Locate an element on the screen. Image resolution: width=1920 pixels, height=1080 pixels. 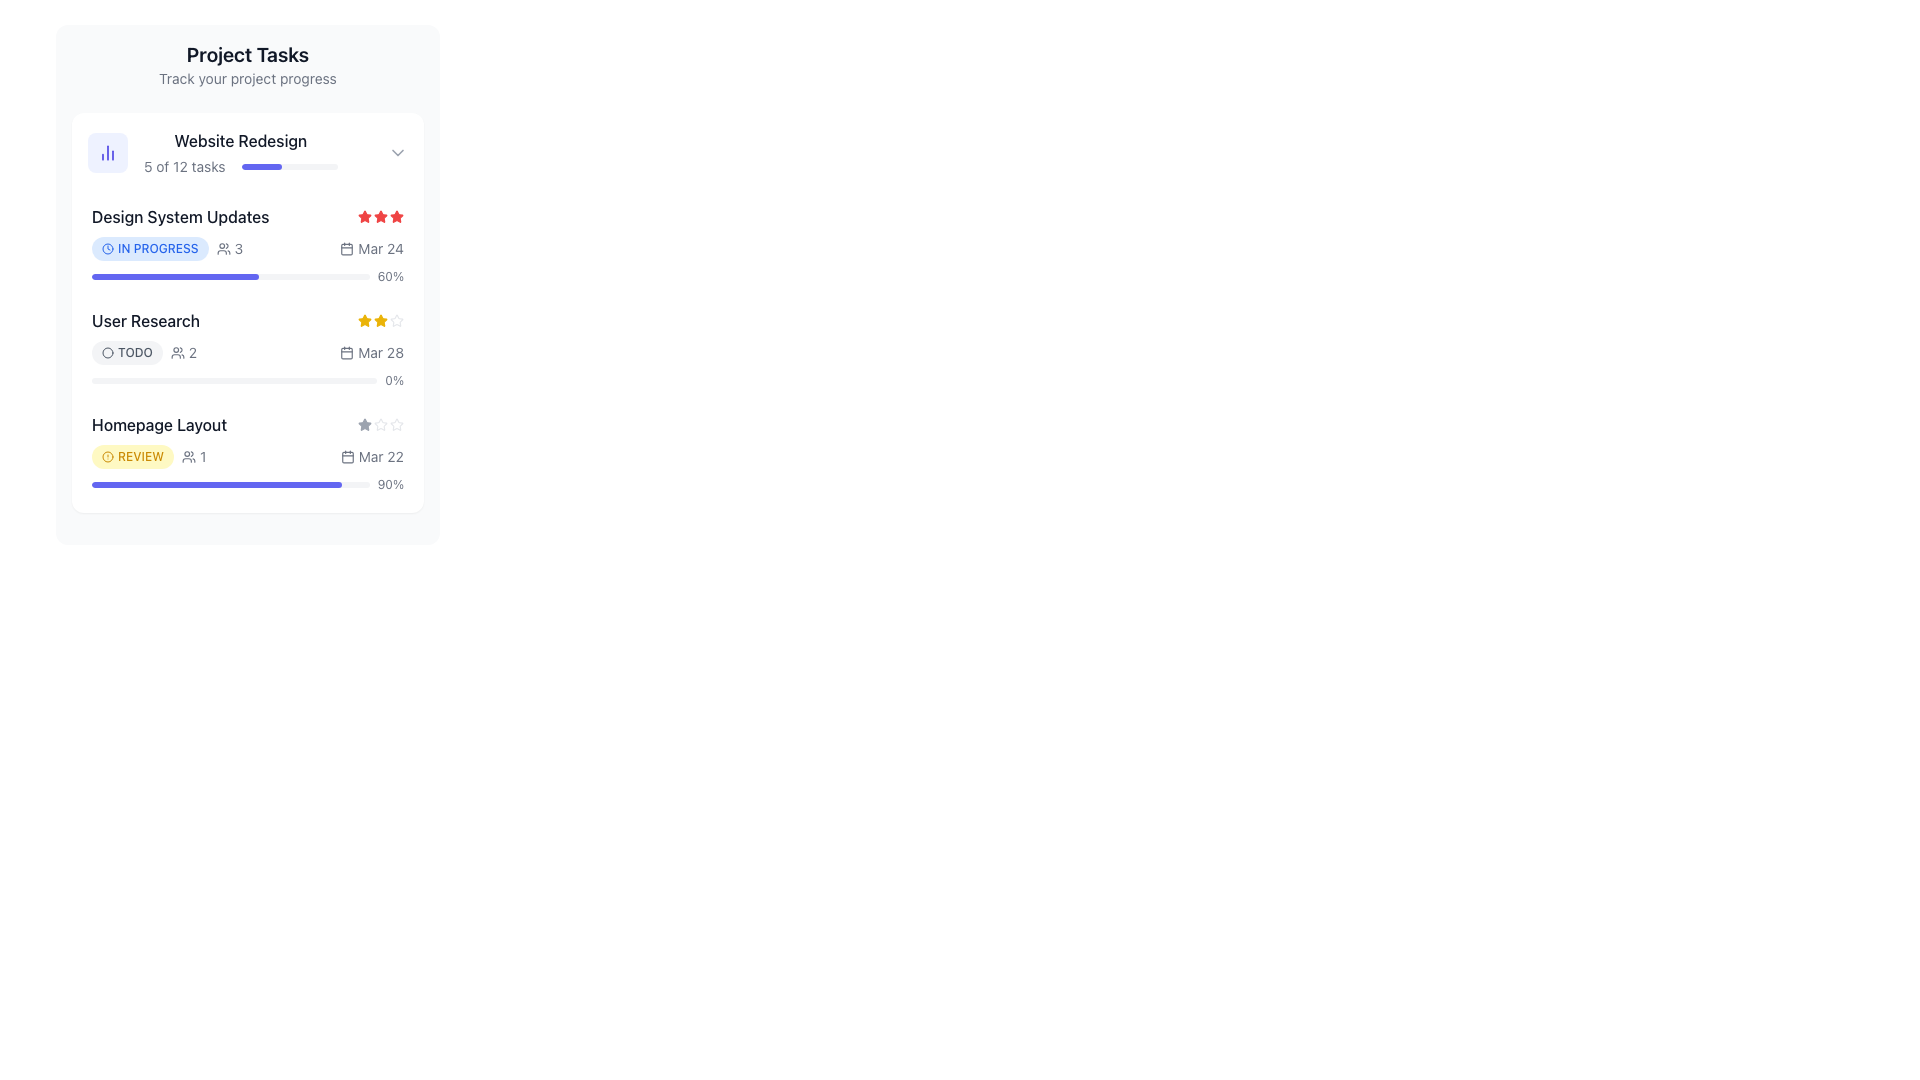
the fifth red star icon indicating priority or importance, located next to the 'Design System Updates' section in the task progress list is located at coordinates (397, 216).